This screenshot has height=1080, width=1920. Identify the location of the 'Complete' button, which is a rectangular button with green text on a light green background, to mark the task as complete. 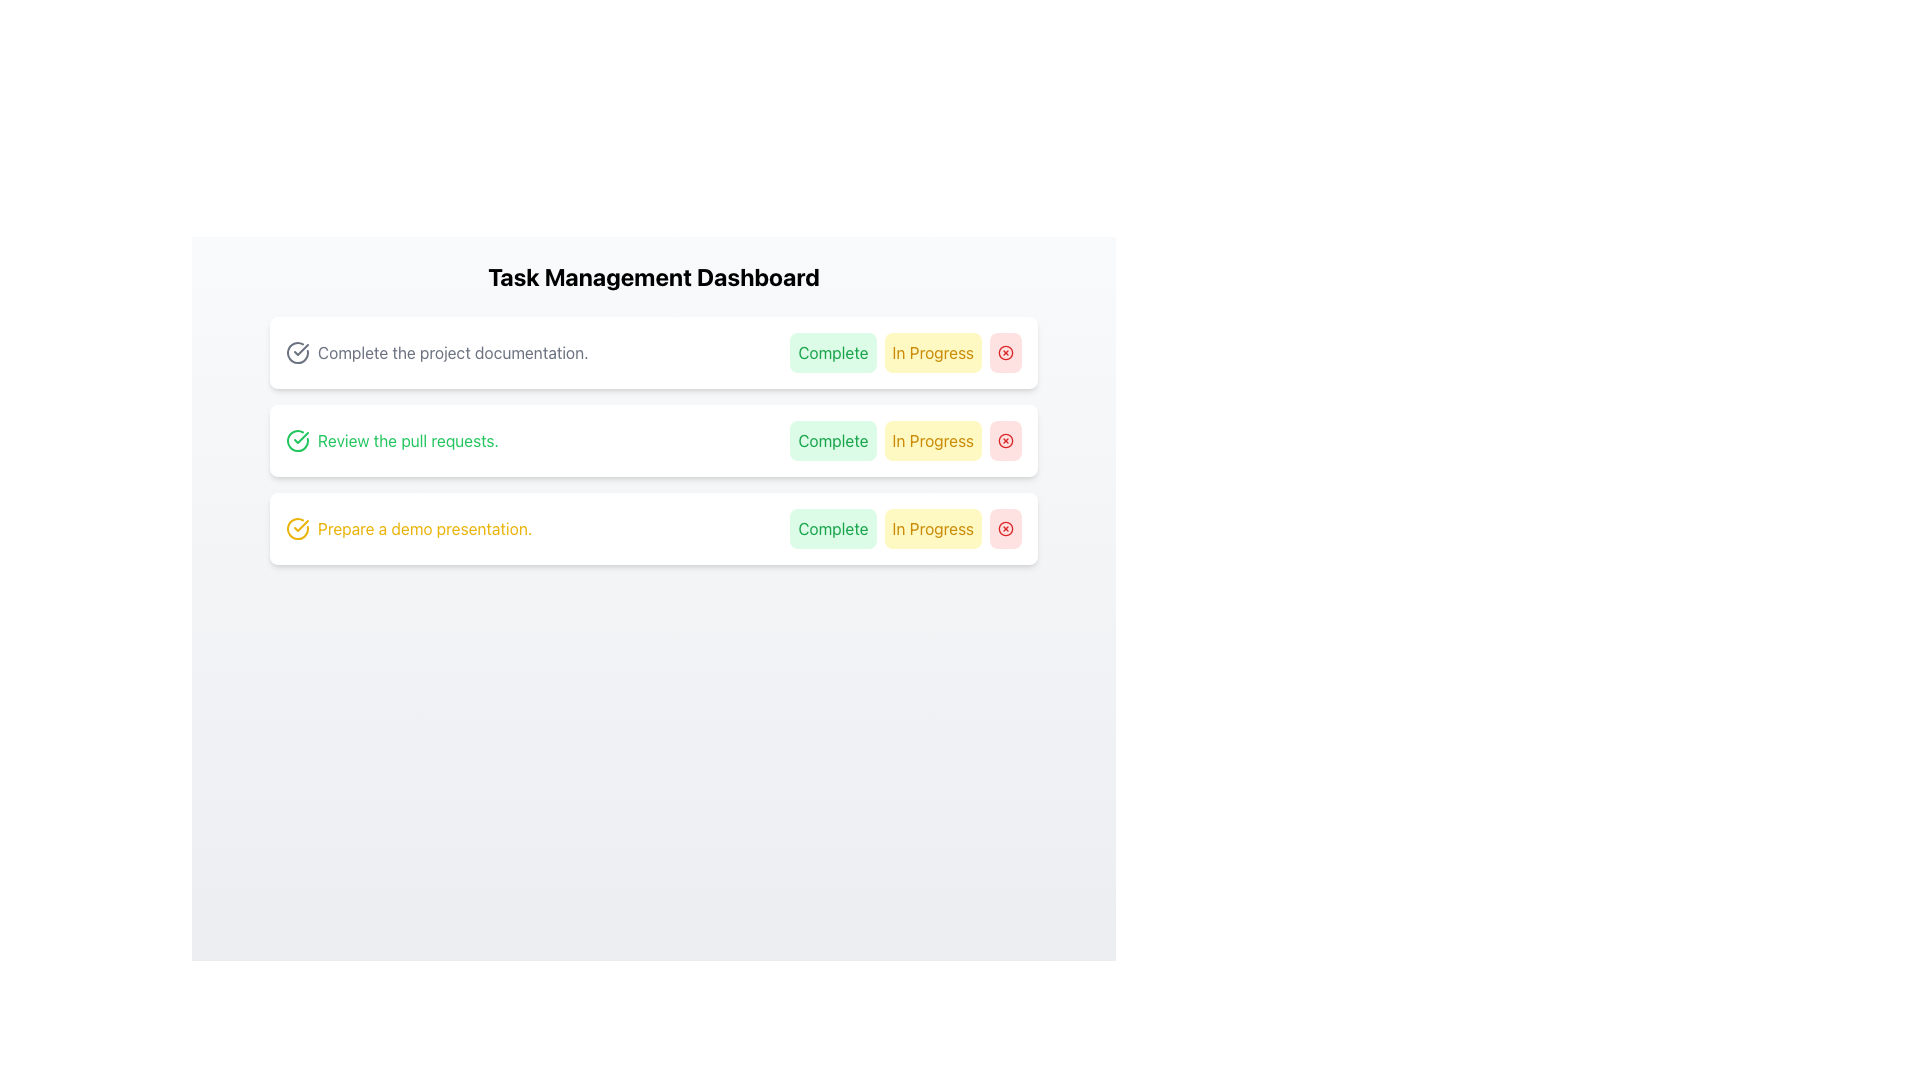
(833, 352).